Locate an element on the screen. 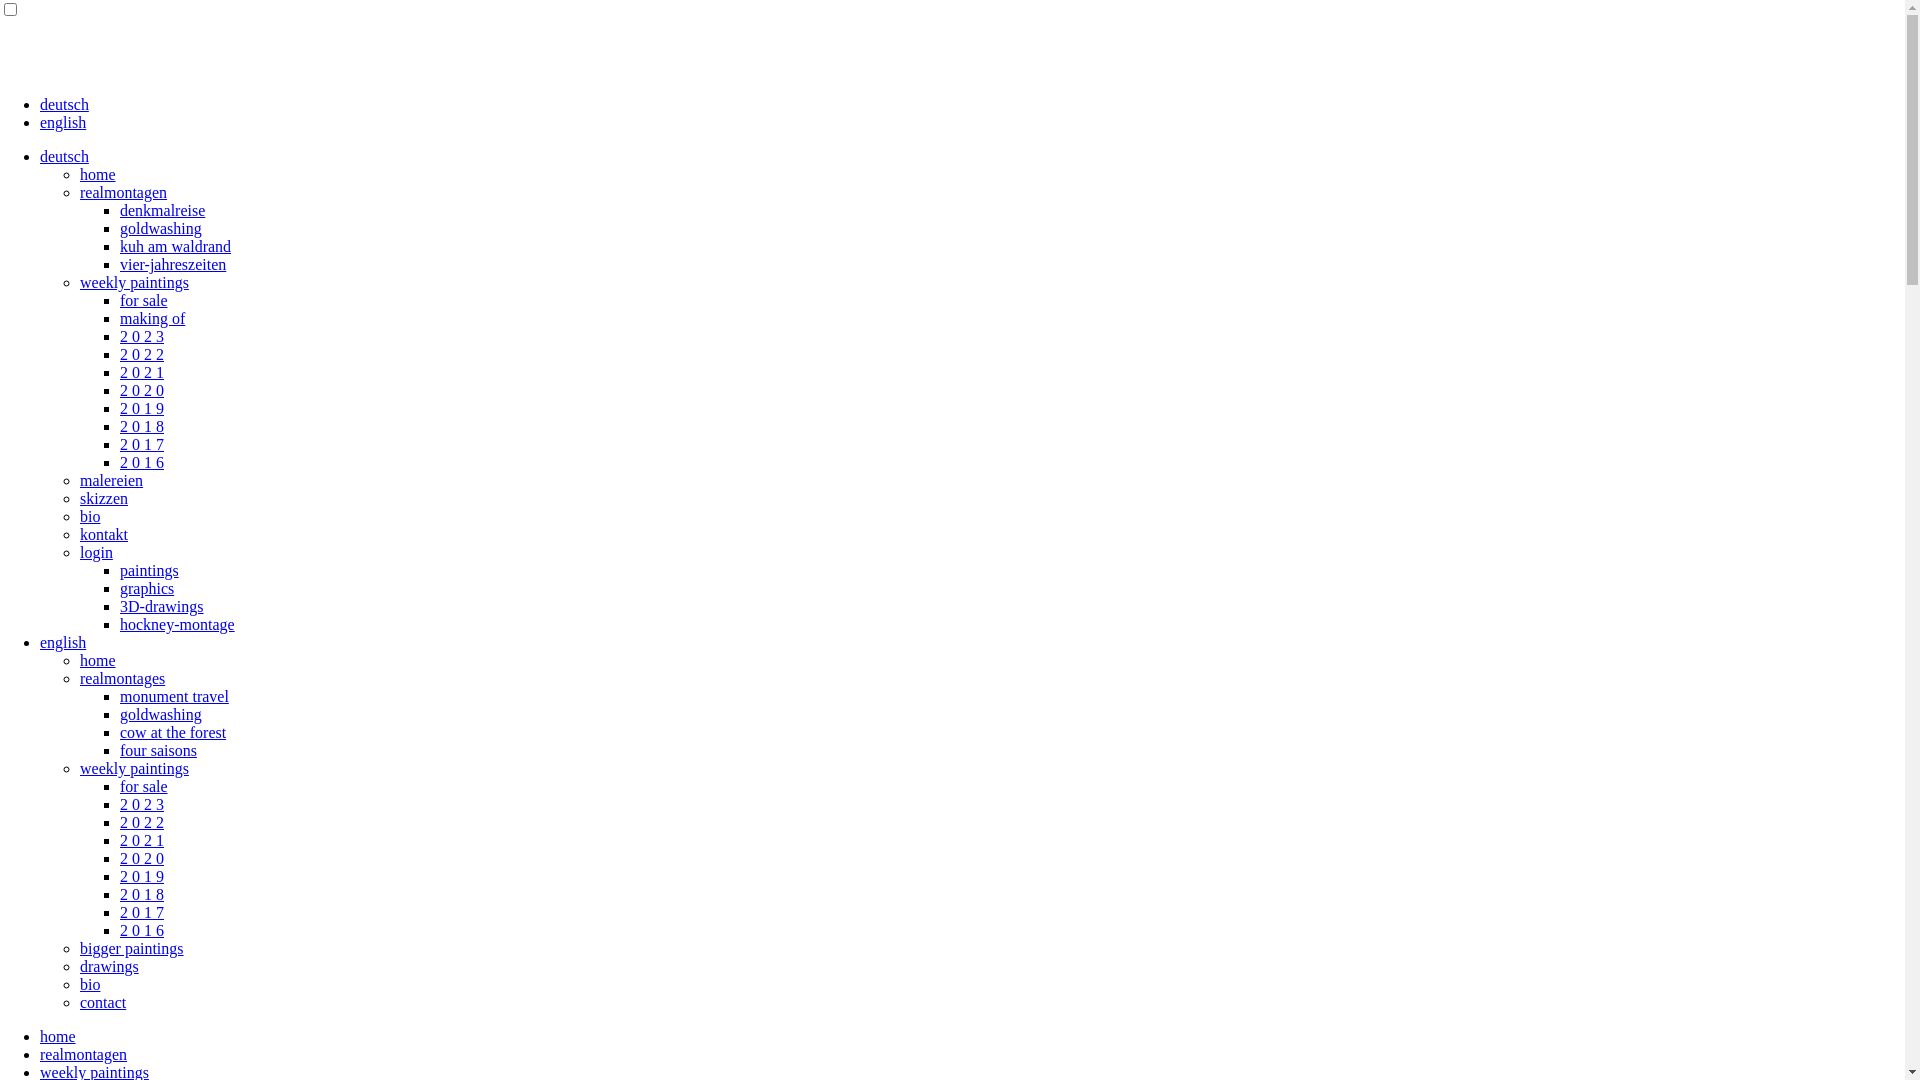  'weekly paintings' is located at coordinates (133, 767).